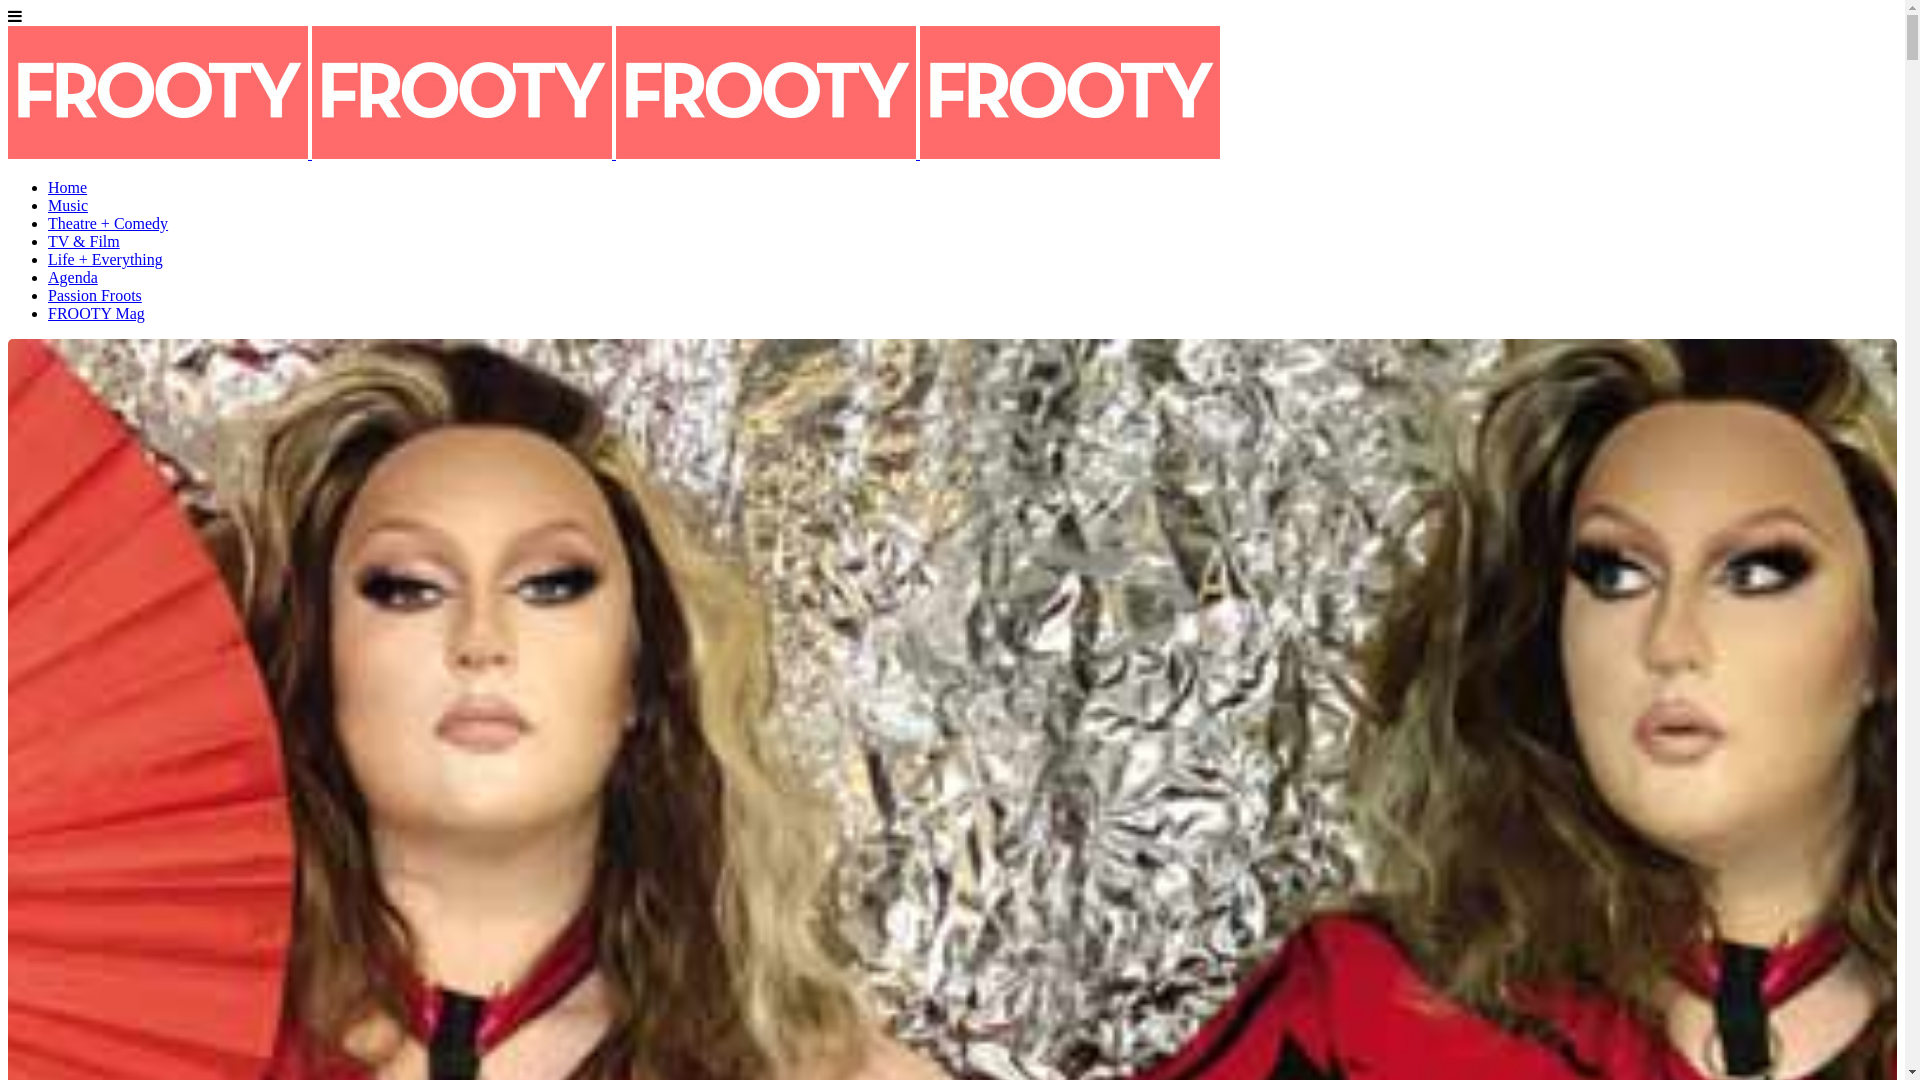  I want to click on 'Home', so click(67, 187).